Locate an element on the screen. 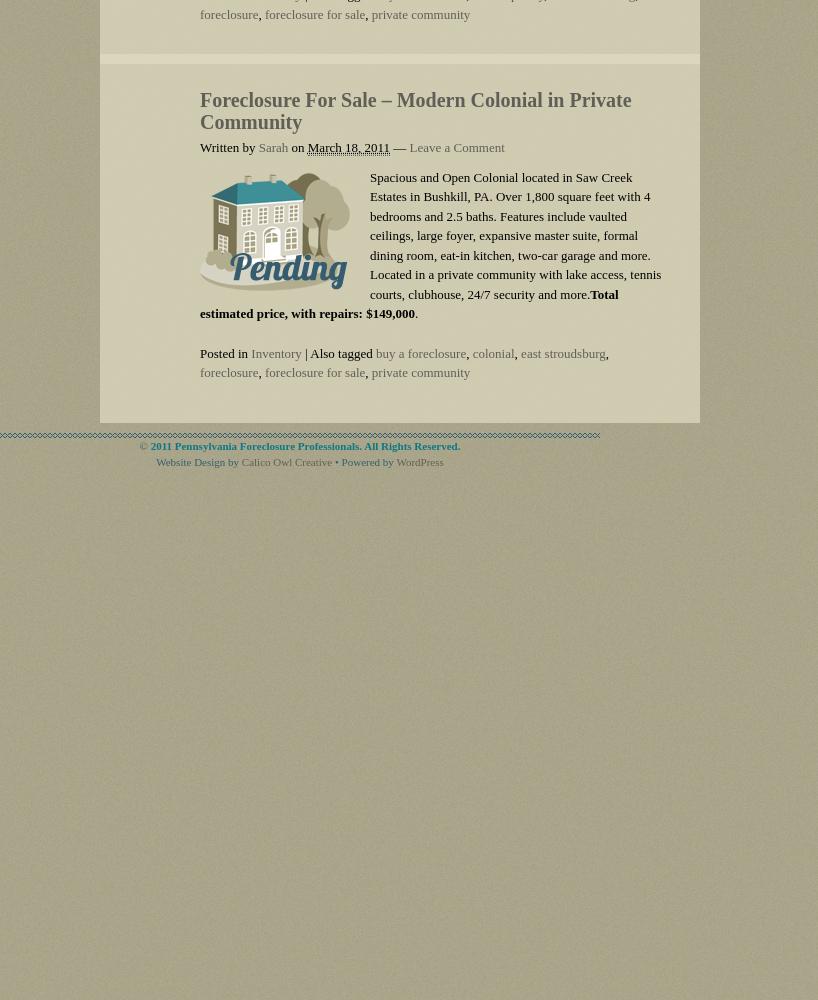 The image size is (818, 1000). 'Spacious and Open Colonial located in Saw Creek Estates in Bushkill, PA. Over 1,800 square feet with 4 bedrooms and 2.5 baths. Features include vaulted ceilings, large foyer, expansive master suite, formal dining room, eat-in kitchen, two-car garage and more. Located in a private community with lake access, tennis courts, clubhouse, 24/7 security and more.' is located at coordinates (515, 234).